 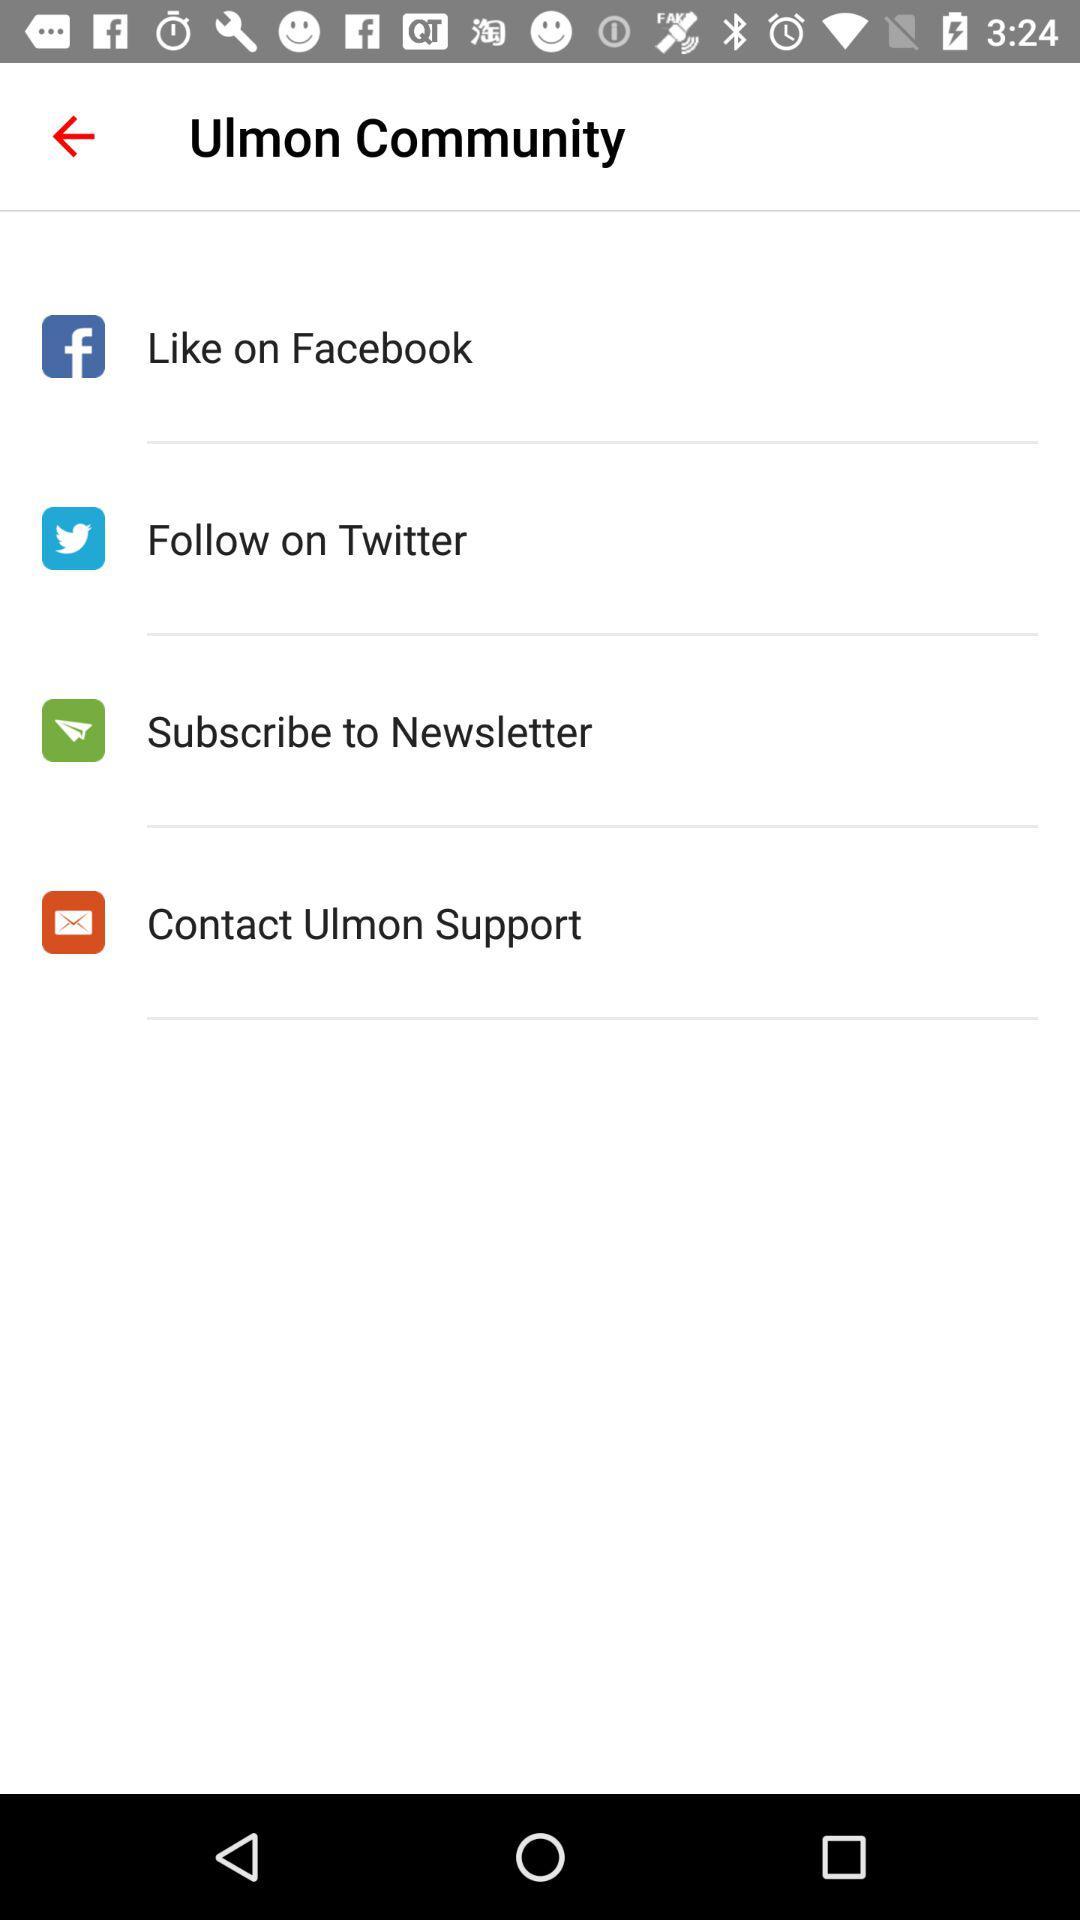 What do you see at coordinates (72, 135) in the screenshot?
I see `the icon next to ulmon community` at bounding box center [72, 135].